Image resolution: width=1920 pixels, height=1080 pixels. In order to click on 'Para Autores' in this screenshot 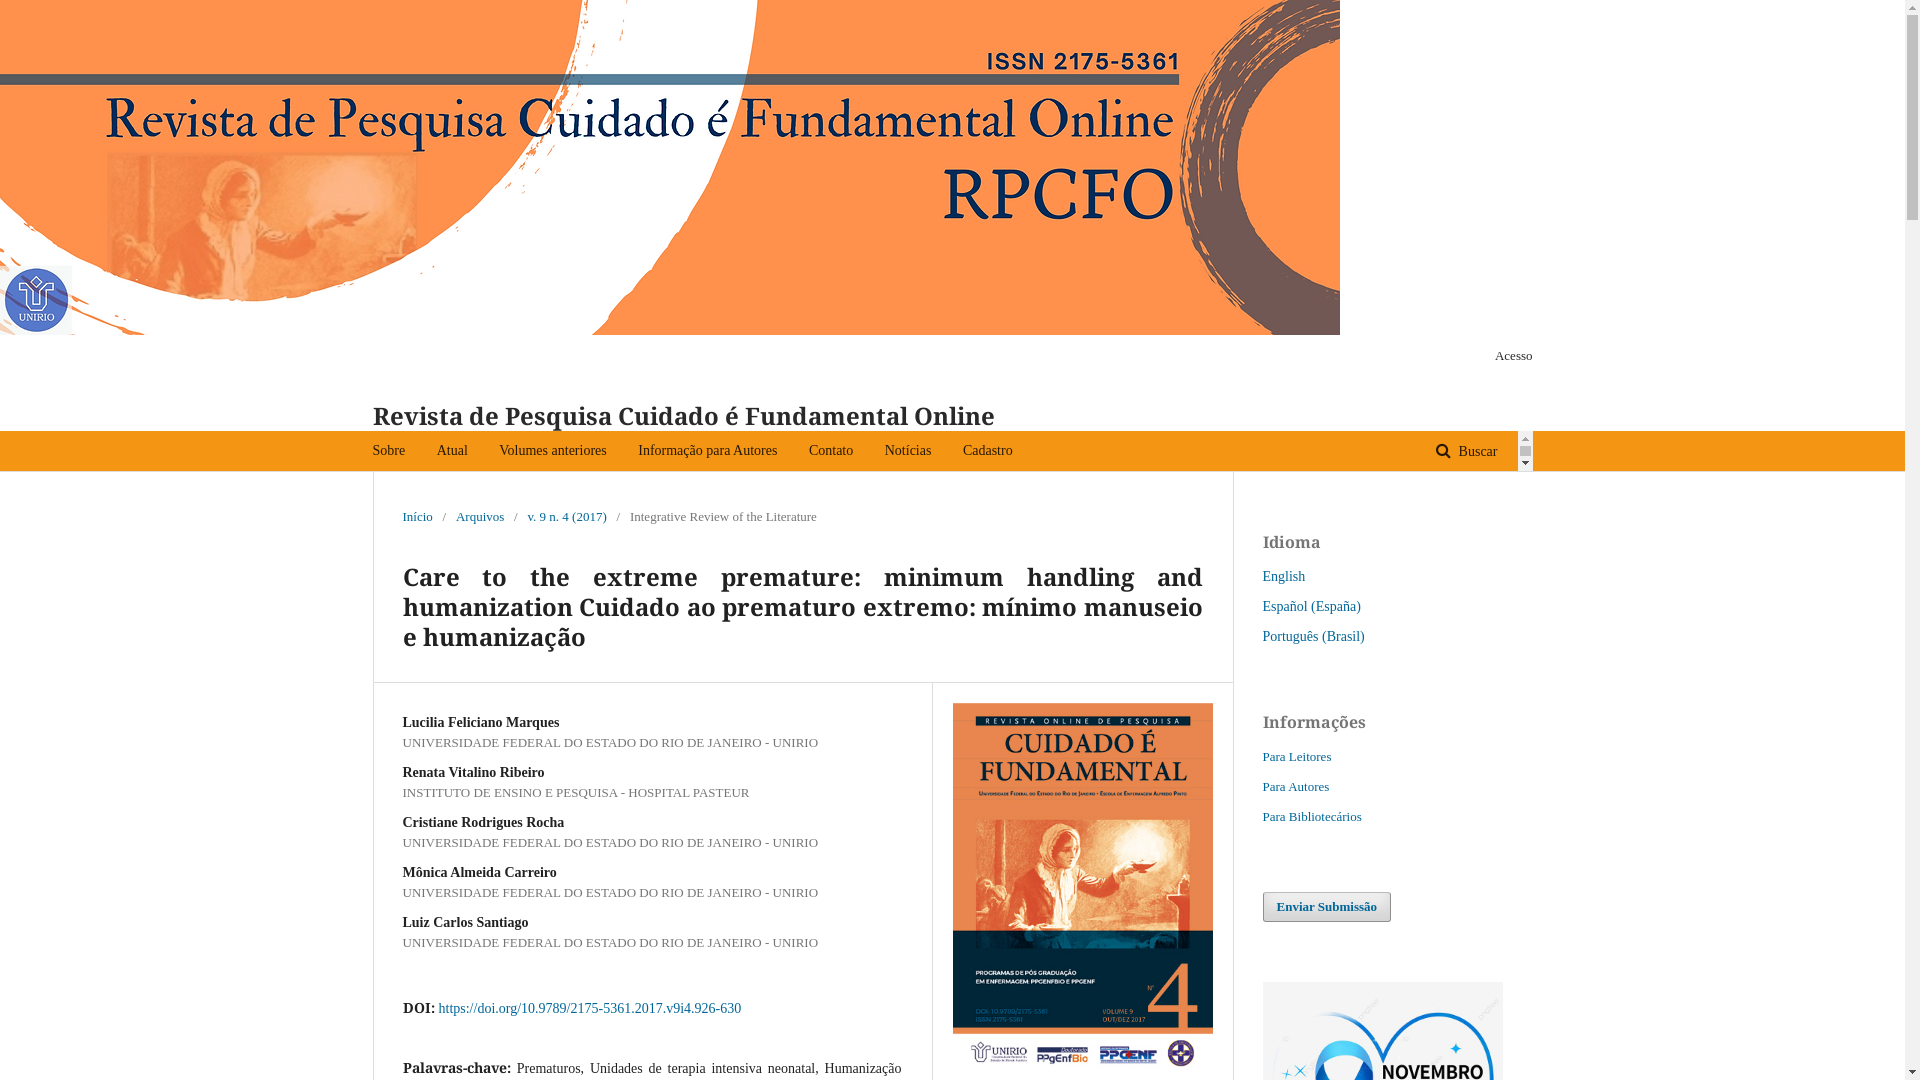, I will do `click(1295, 785)`.